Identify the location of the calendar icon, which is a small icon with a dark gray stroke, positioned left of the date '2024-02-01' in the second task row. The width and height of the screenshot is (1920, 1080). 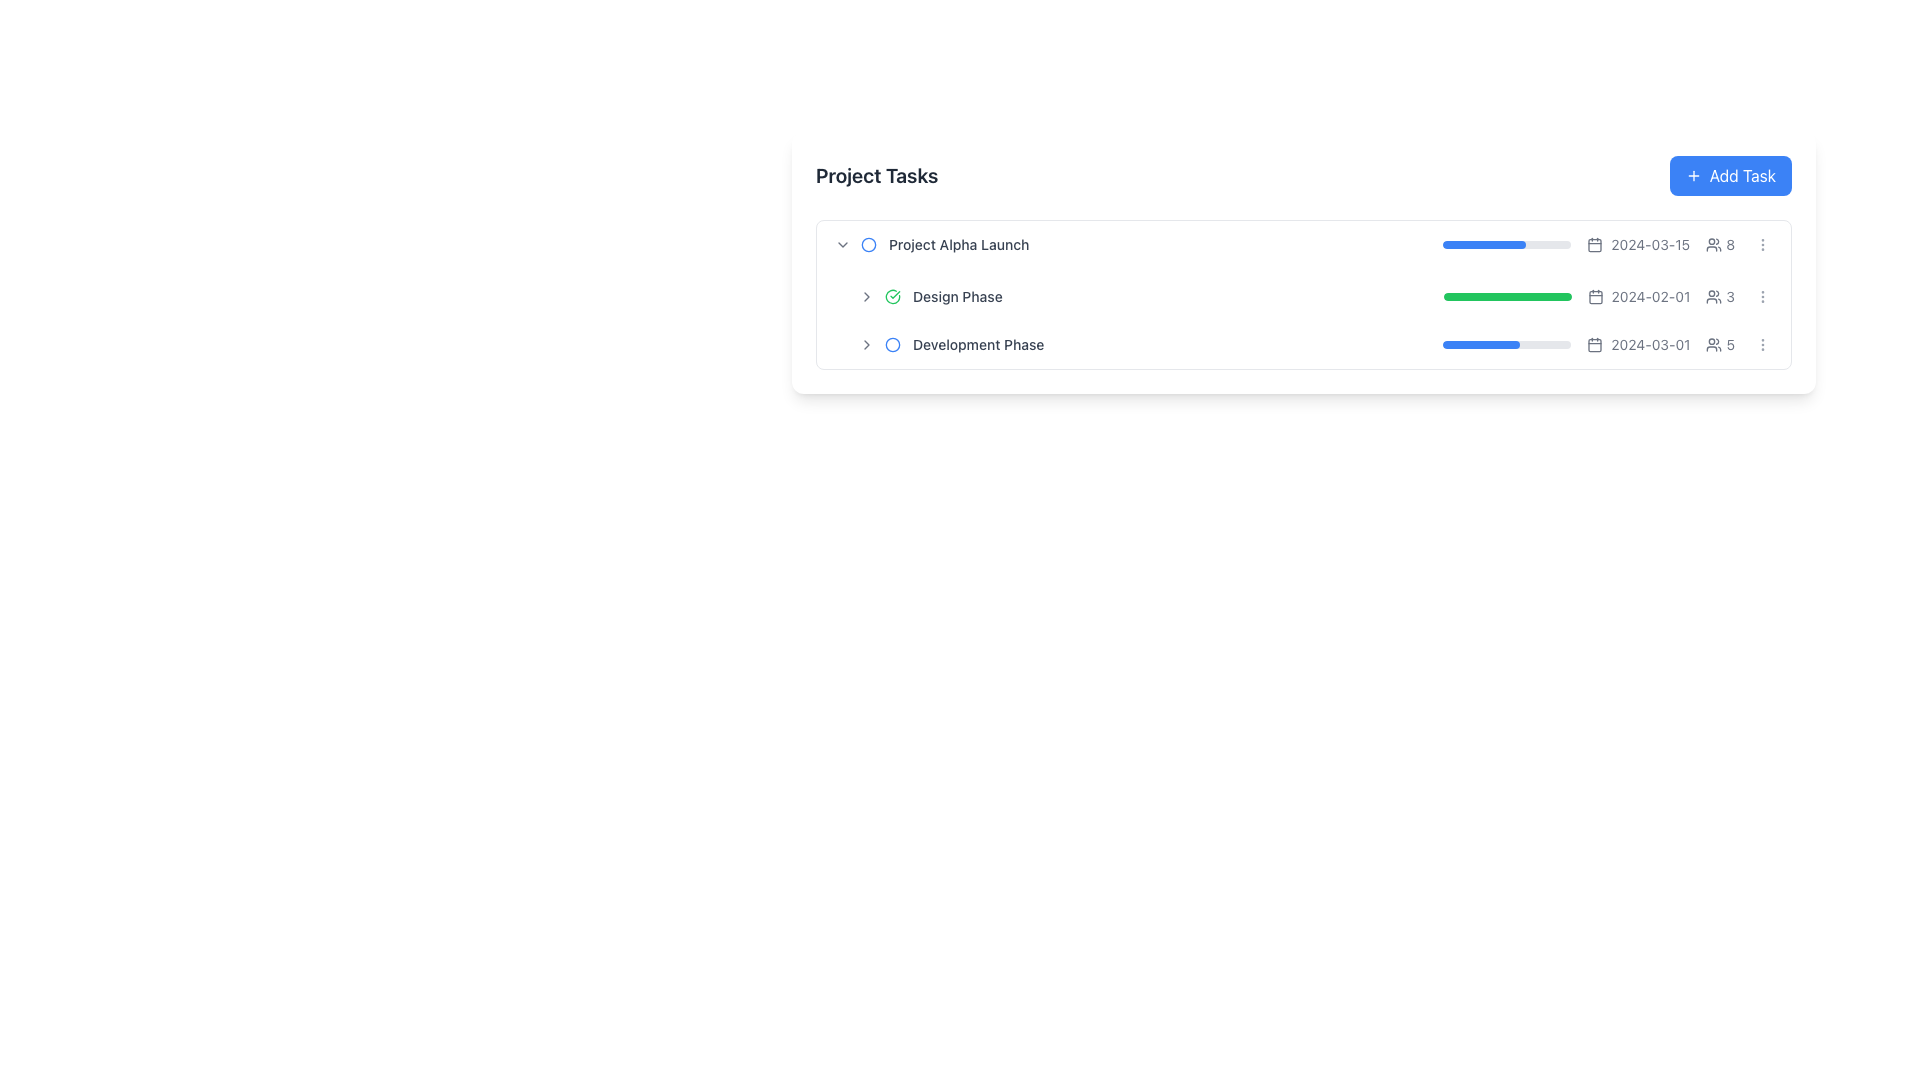
(1594, 297).